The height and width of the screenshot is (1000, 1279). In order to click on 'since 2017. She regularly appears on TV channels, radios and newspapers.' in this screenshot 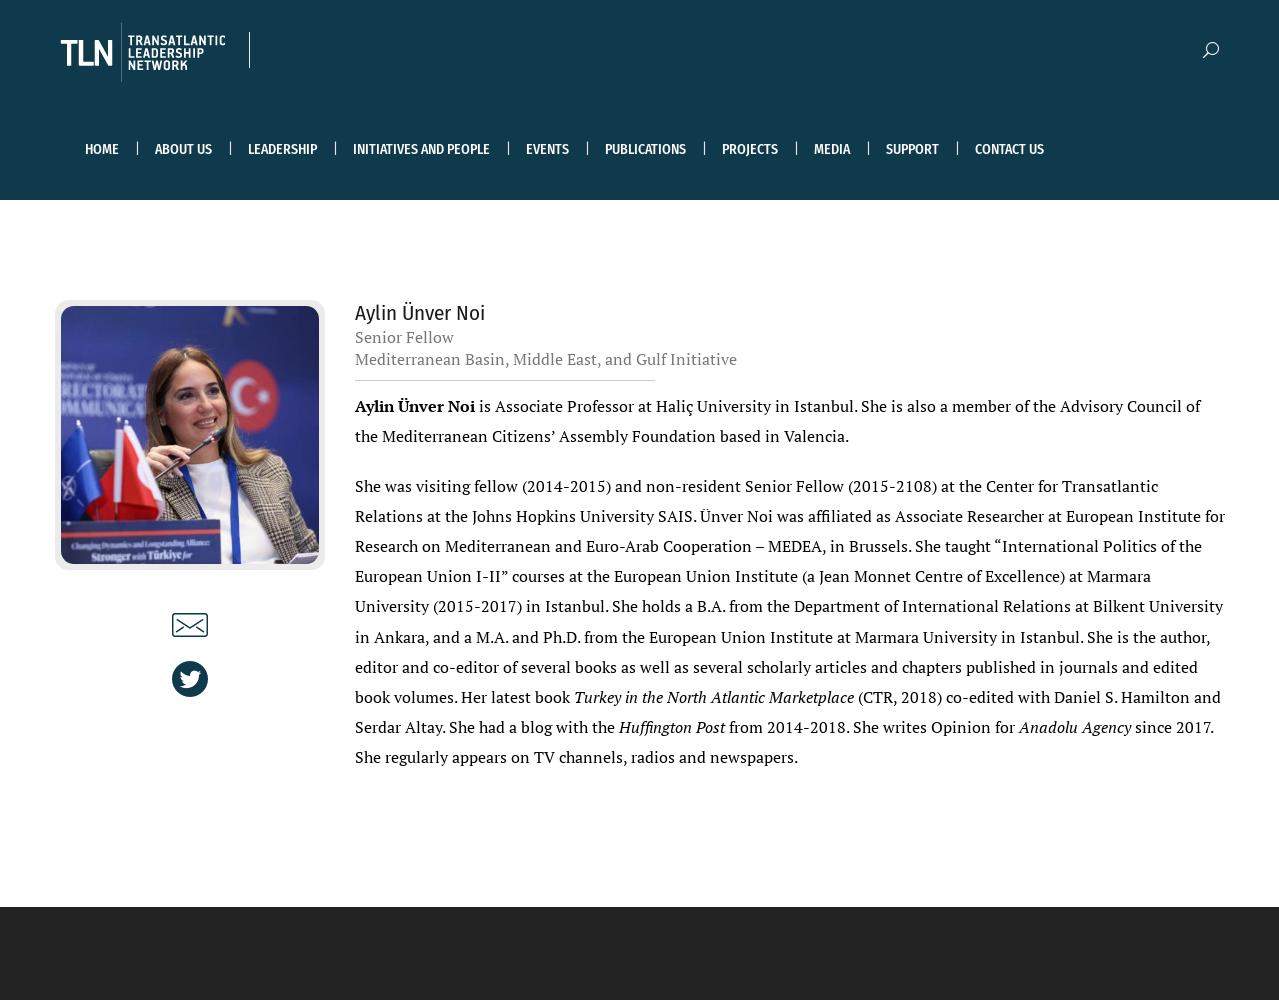, I will do `click(782, 740)`.